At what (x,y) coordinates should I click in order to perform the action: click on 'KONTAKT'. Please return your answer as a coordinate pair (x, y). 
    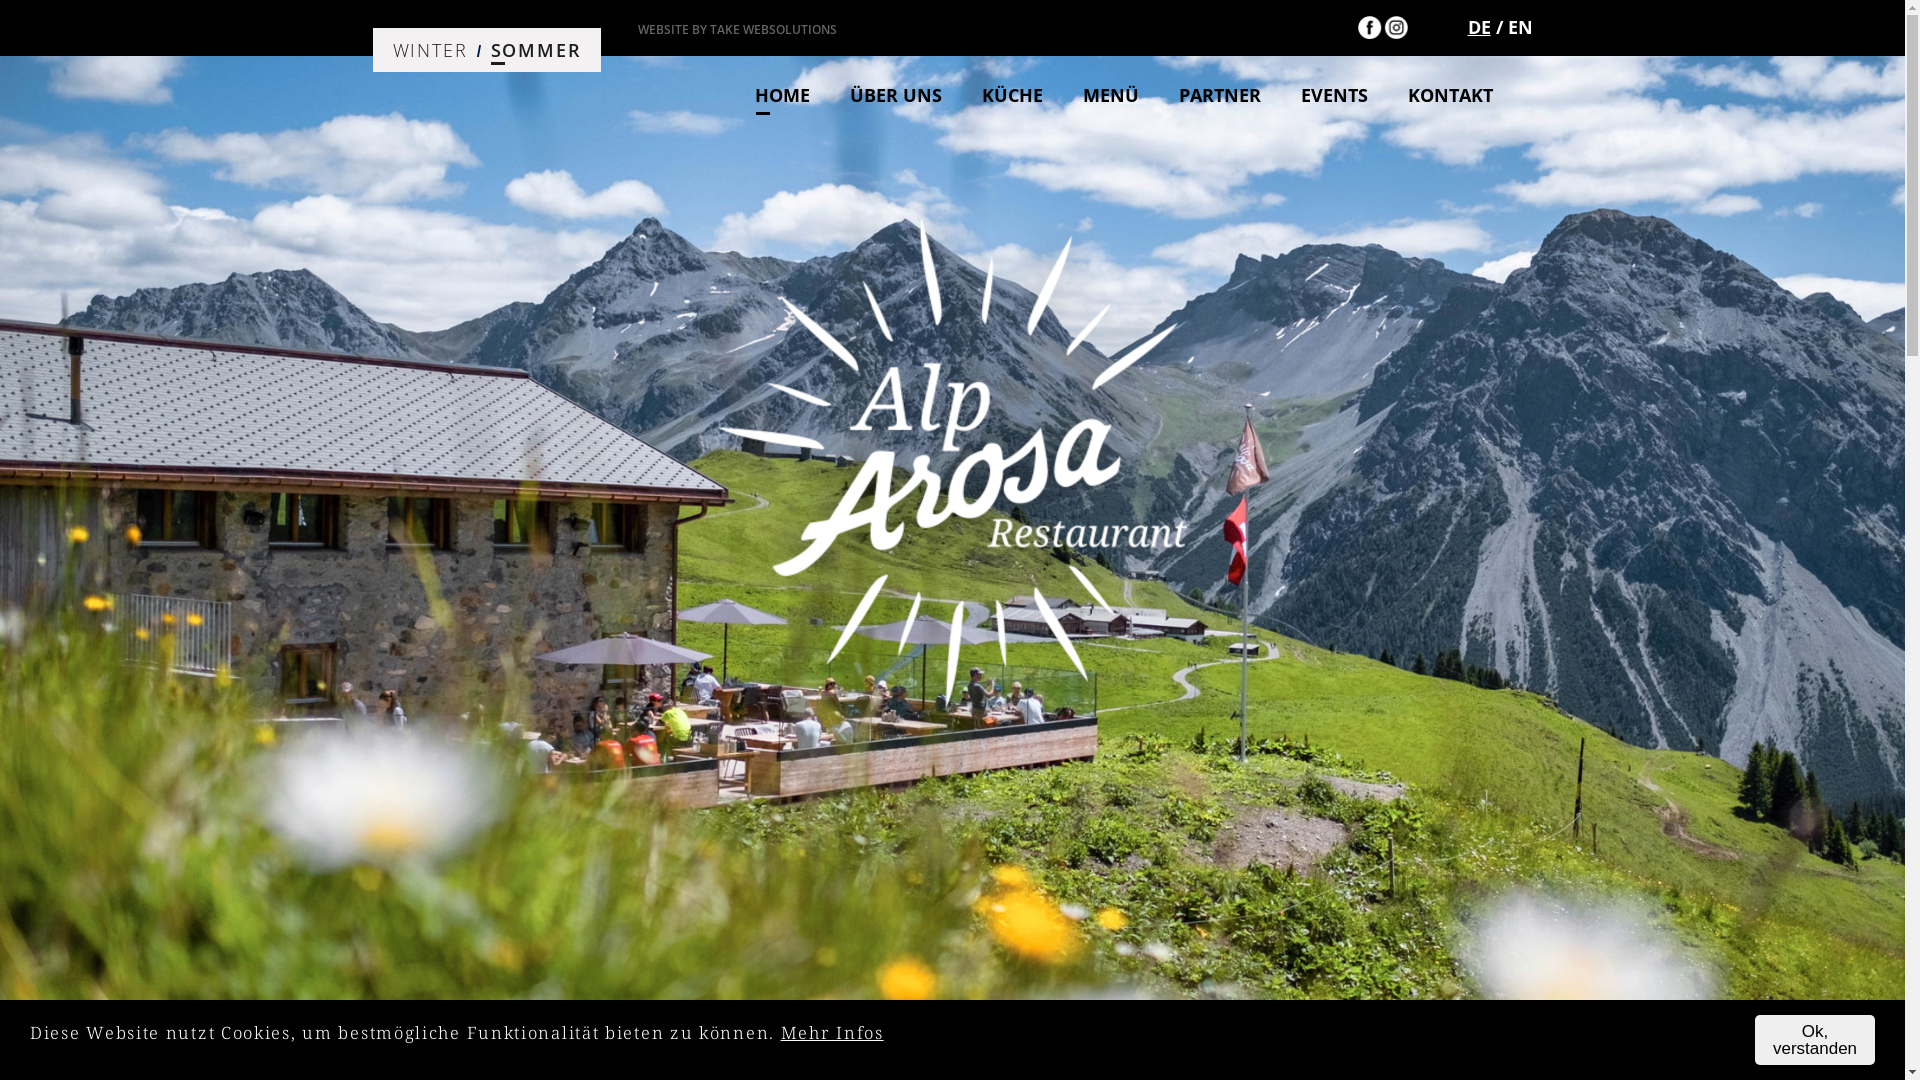
    Looking at the image, I should click on (1406, 95).